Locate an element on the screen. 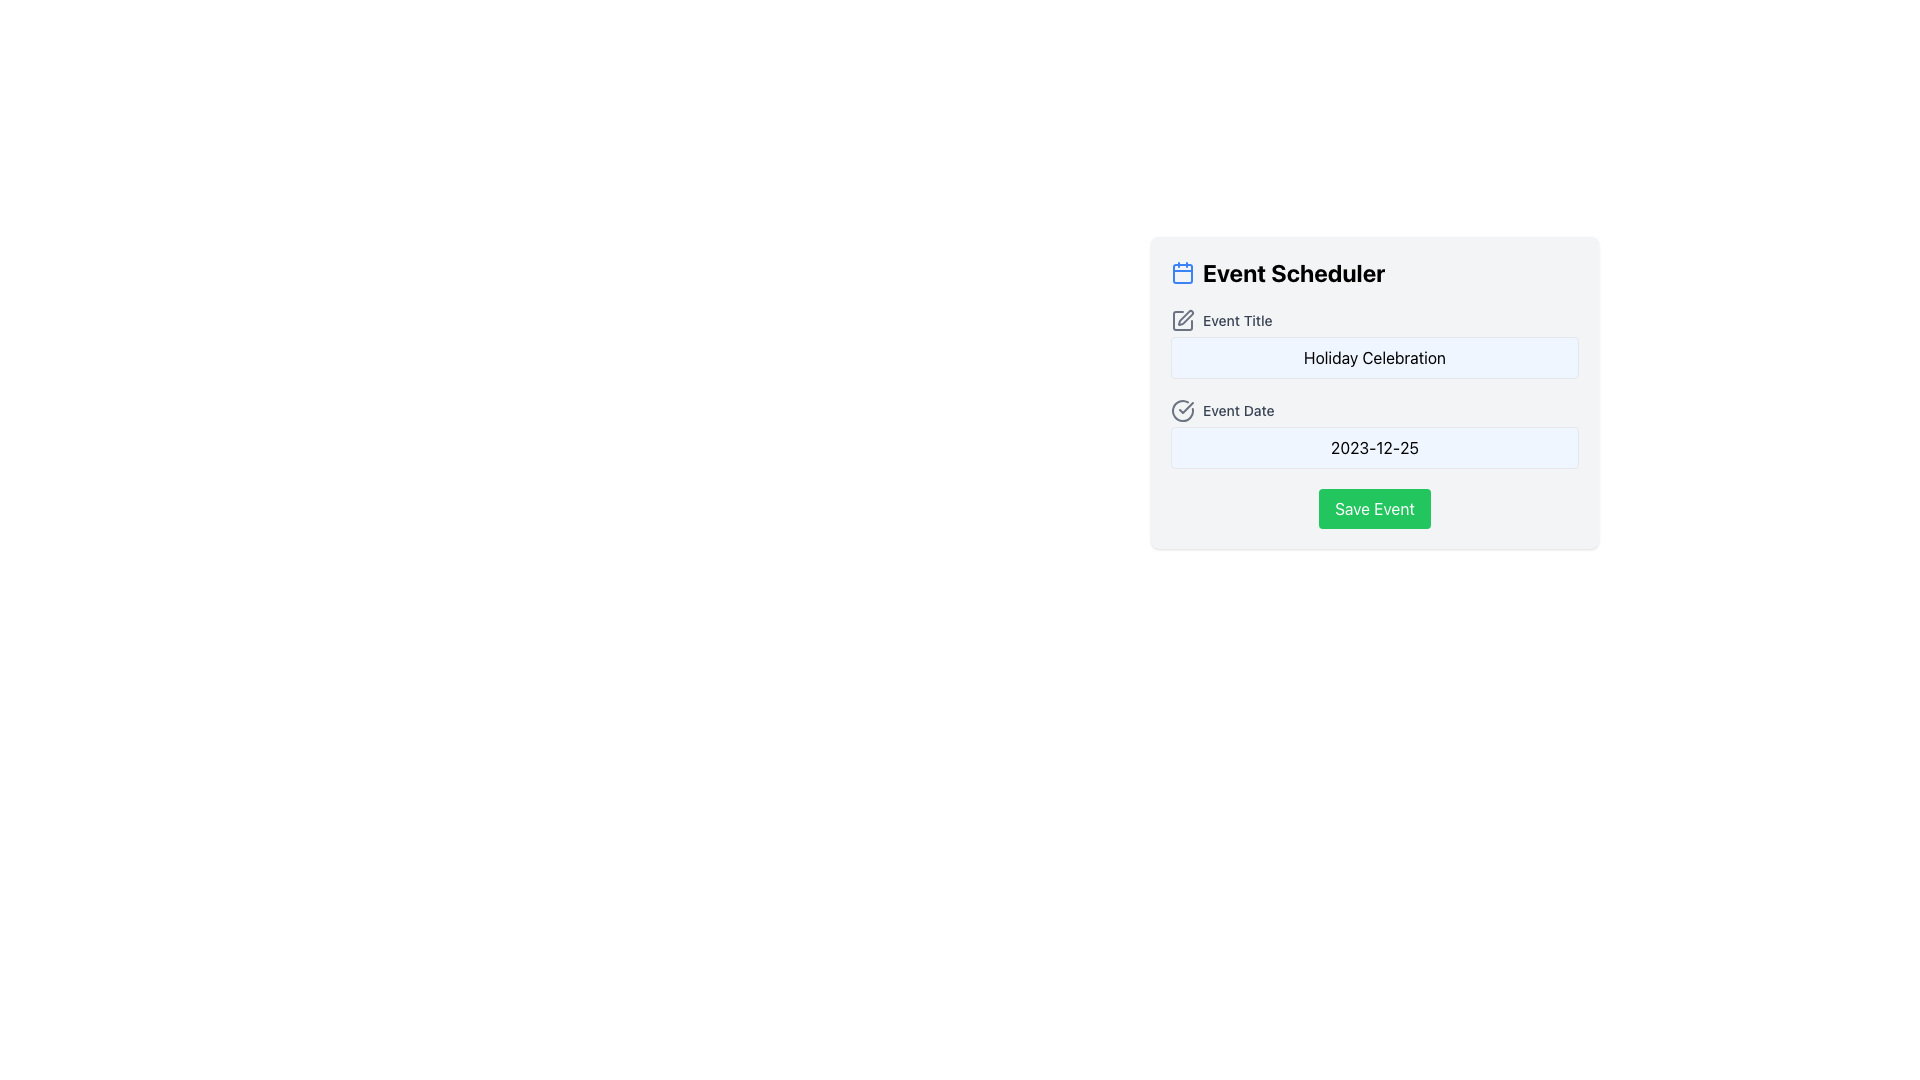 Image resolution: width=1920 pixels, height=1080 pixels. displayed date in the 'Event Date' field, which shows '2023-12-25', located in the middle of the 'Event Scheduler' card, below 'Holiday Celebration' and above 'Save Event' is located at coordinates (1373, 433).